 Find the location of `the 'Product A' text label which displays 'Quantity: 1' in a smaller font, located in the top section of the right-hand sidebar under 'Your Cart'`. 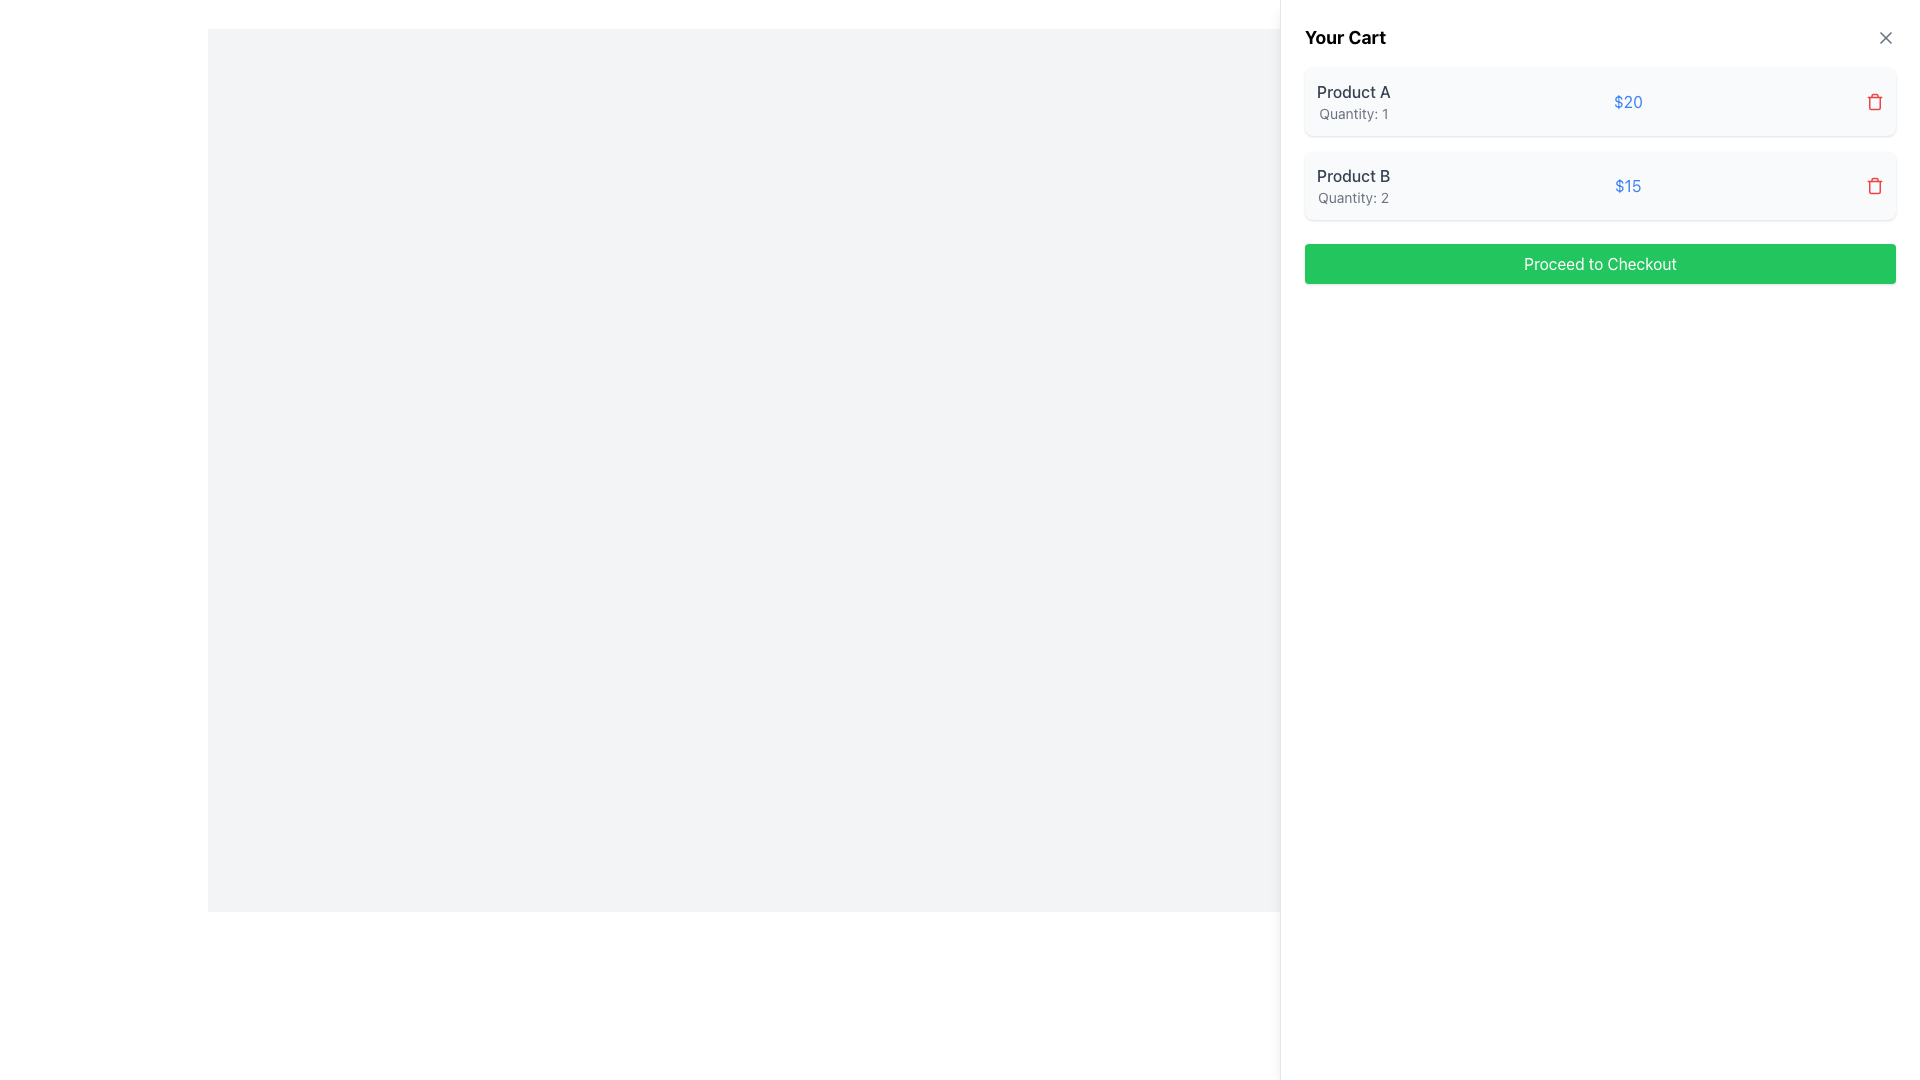

the 'Product A' text label which displays 'Quantity: 1' in a smaller font, located in the top section of the right-hand sidebar under 'Your Cart' is located at coordinates (1353, 101).